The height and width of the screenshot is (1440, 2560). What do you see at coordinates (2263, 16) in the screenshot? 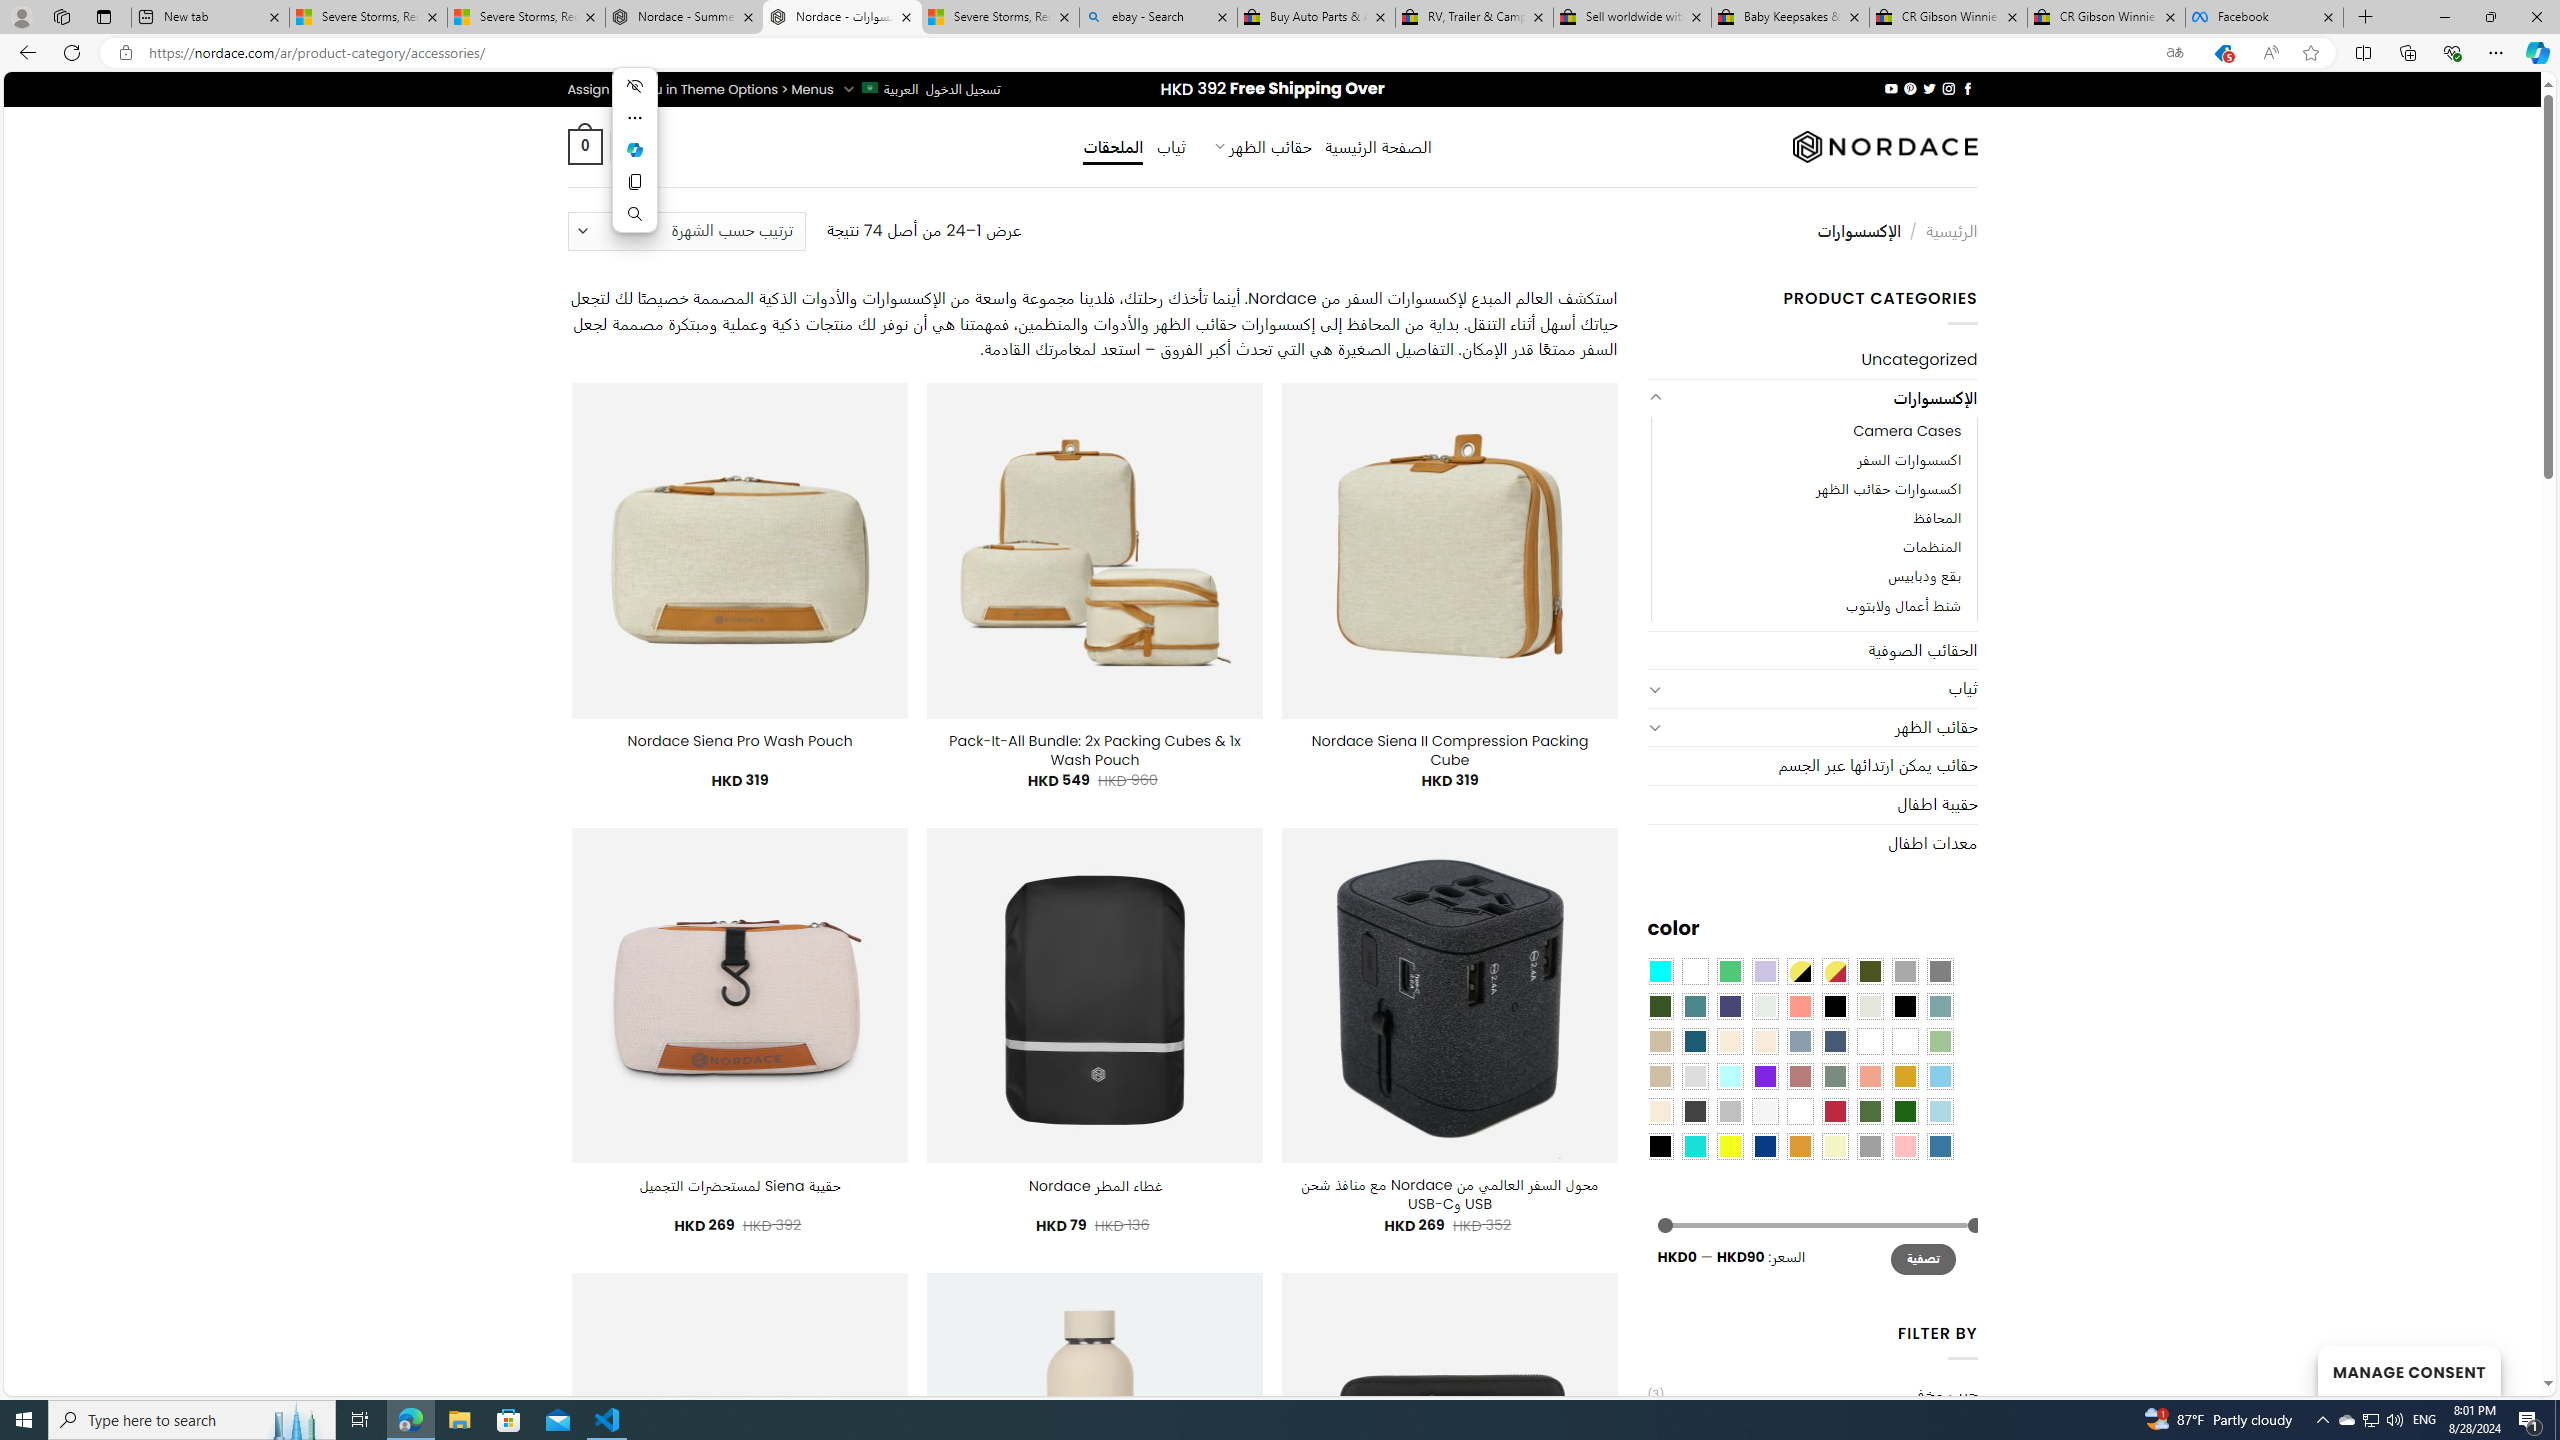
I see `'Facebook'` at bounding box center [2263, 16].